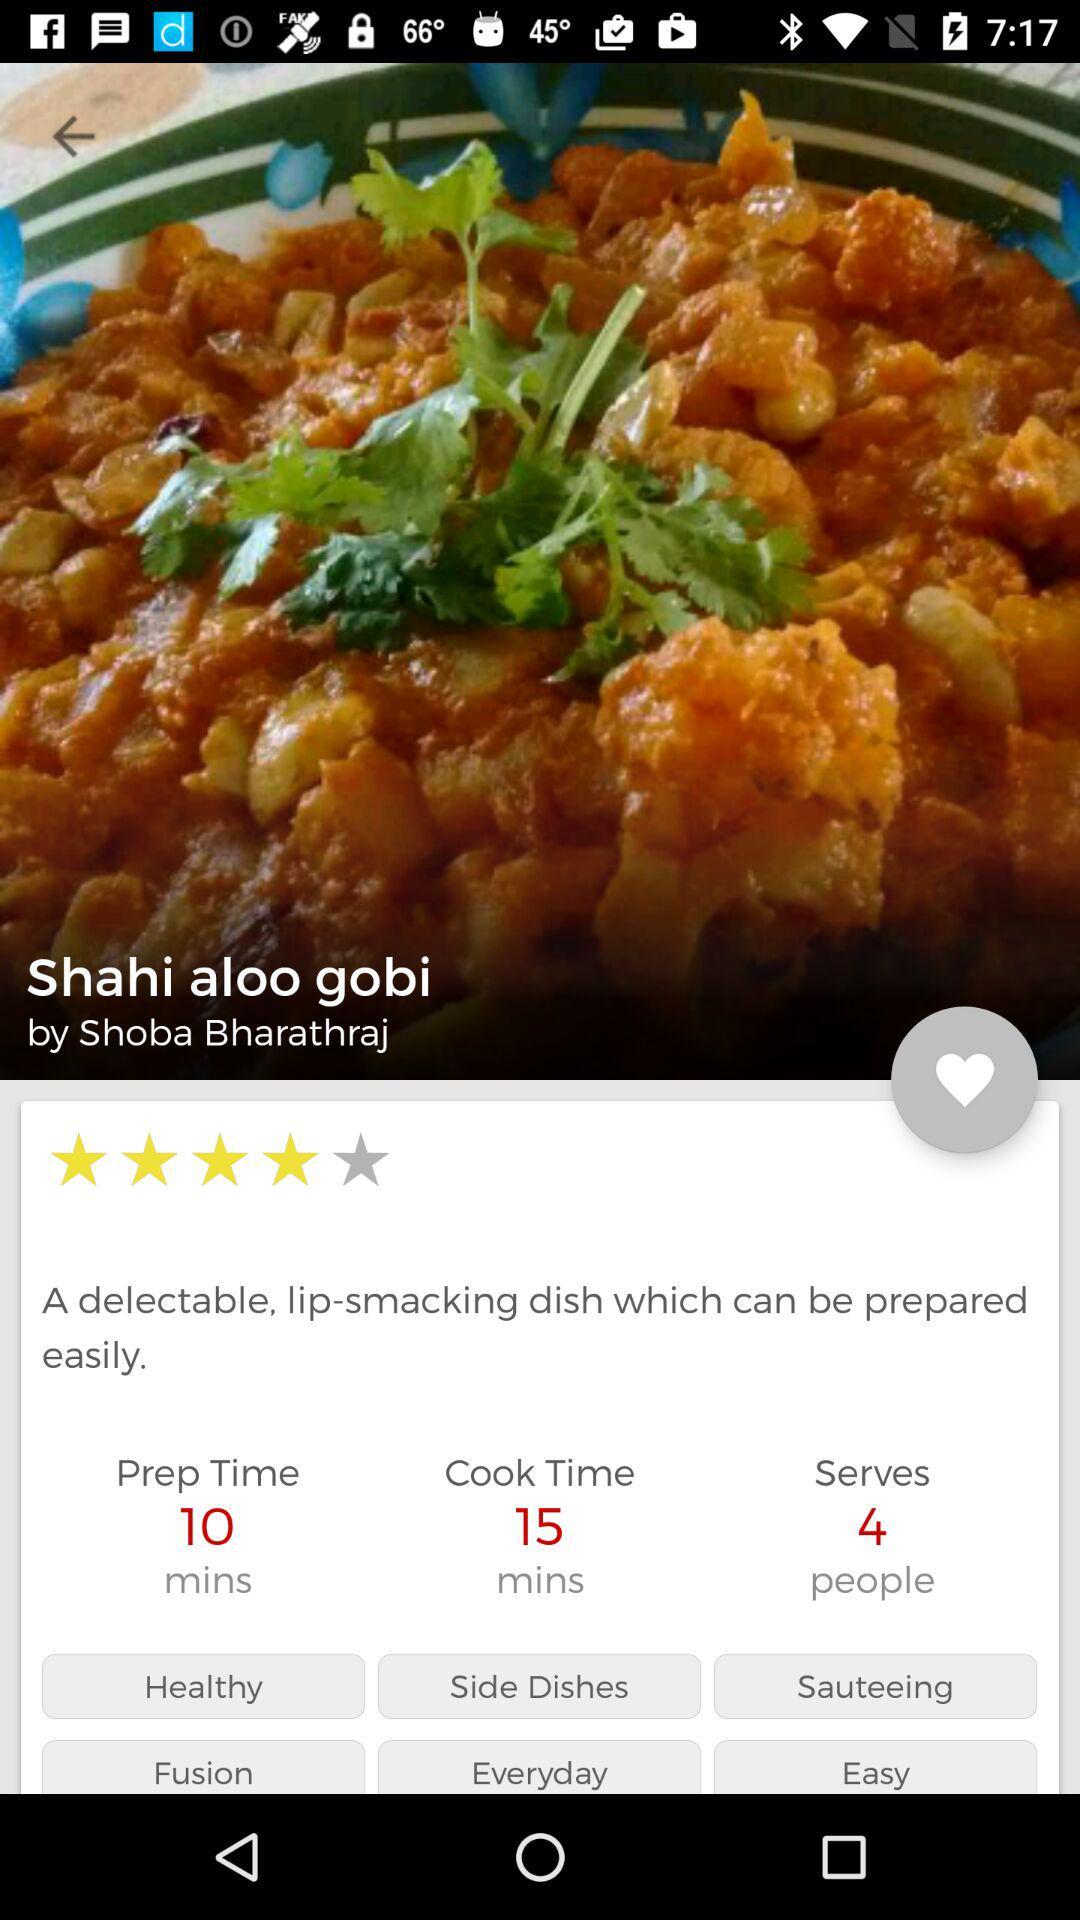 This screenshot has width=1080, height=1920. Describe the element at coordinates (208, 1031) in the screenshot. I see `by shoba bharathraj item` at that location.